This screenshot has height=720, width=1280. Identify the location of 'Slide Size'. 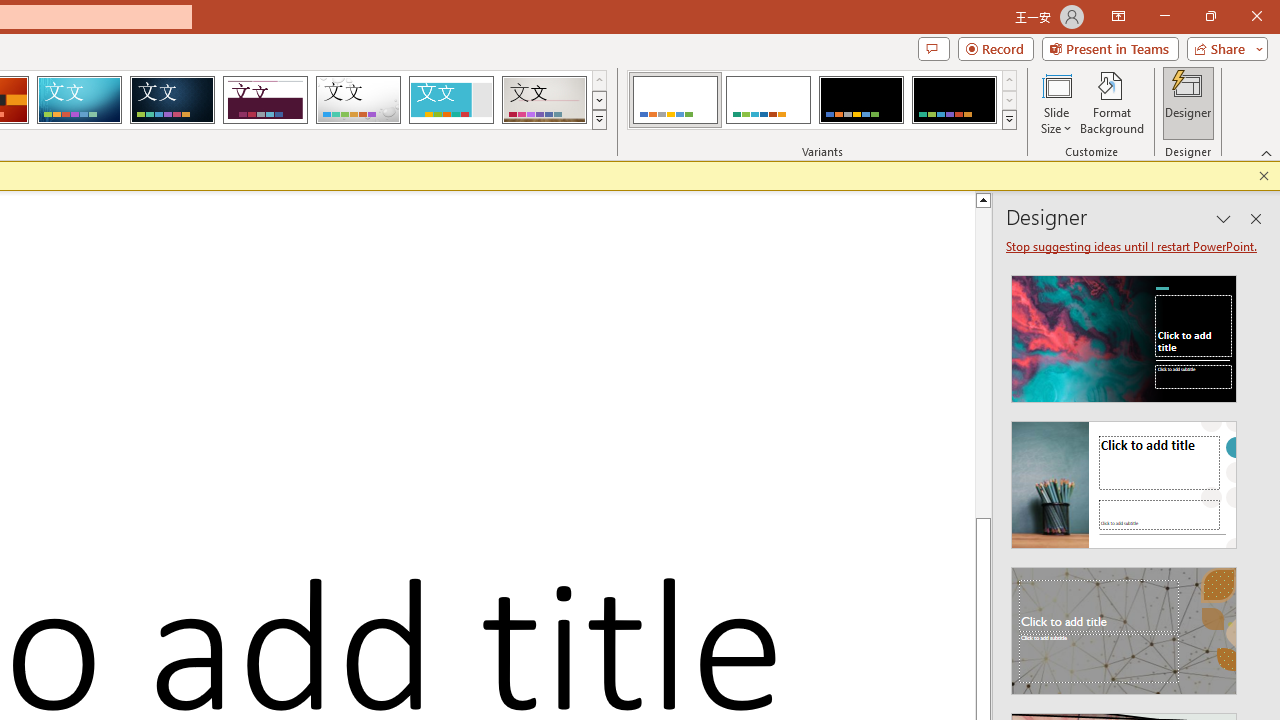
(1055, 103).